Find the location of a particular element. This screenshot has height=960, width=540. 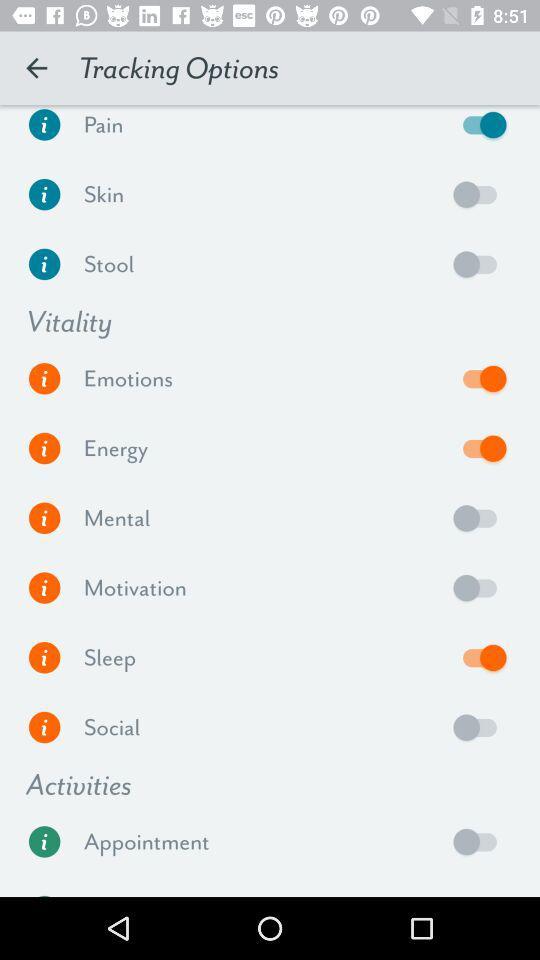

find more information is located at coordinates (44, 517).